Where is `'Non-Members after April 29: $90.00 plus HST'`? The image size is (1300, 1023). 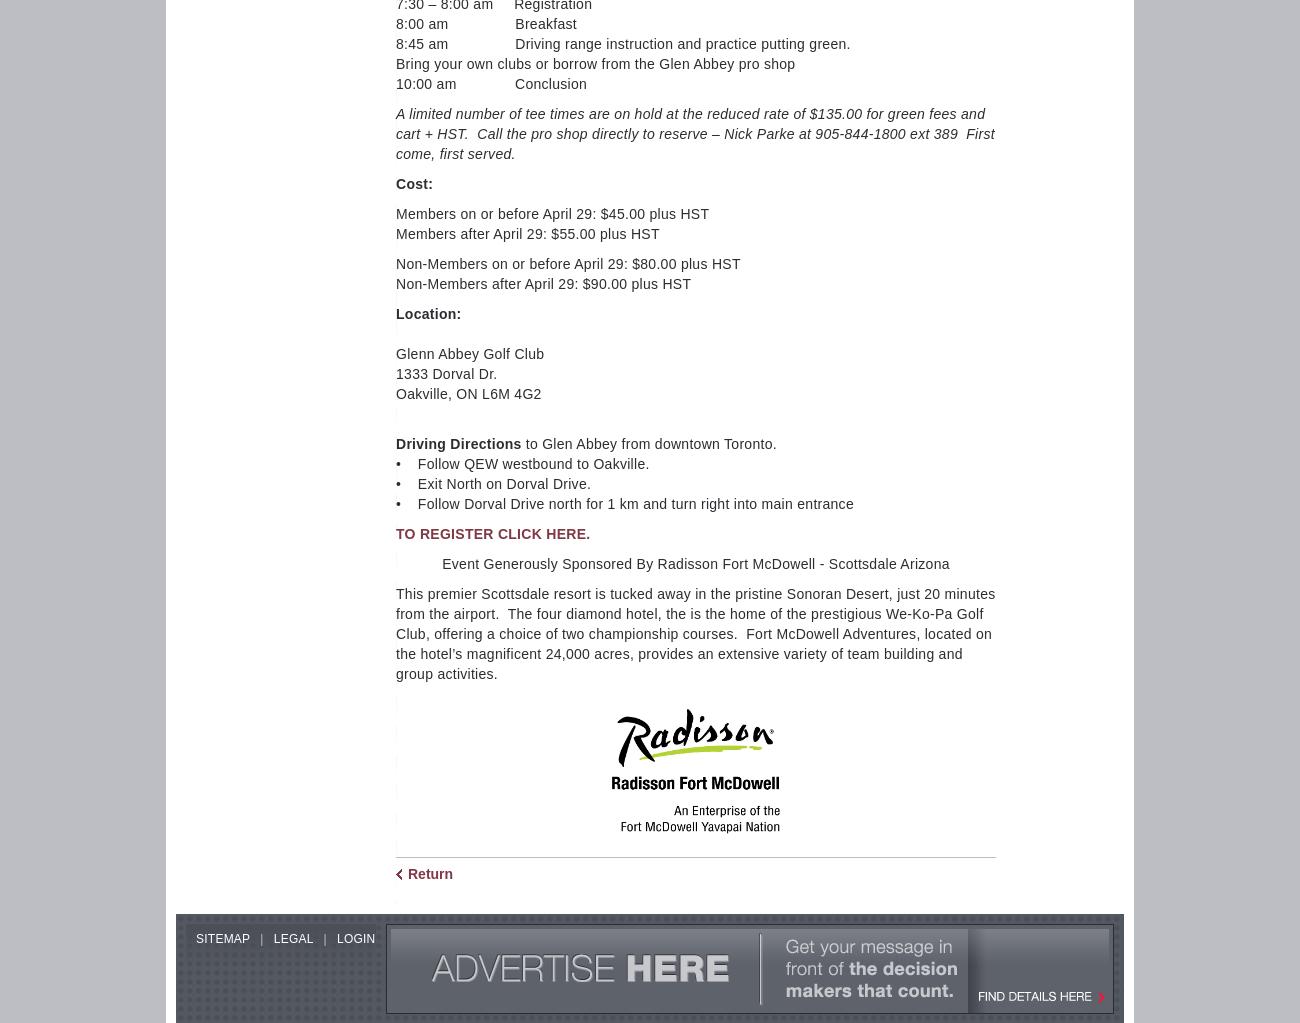 'Non-Members after April 29: $90.00 plus HST' is located at coordinates (542, 282).